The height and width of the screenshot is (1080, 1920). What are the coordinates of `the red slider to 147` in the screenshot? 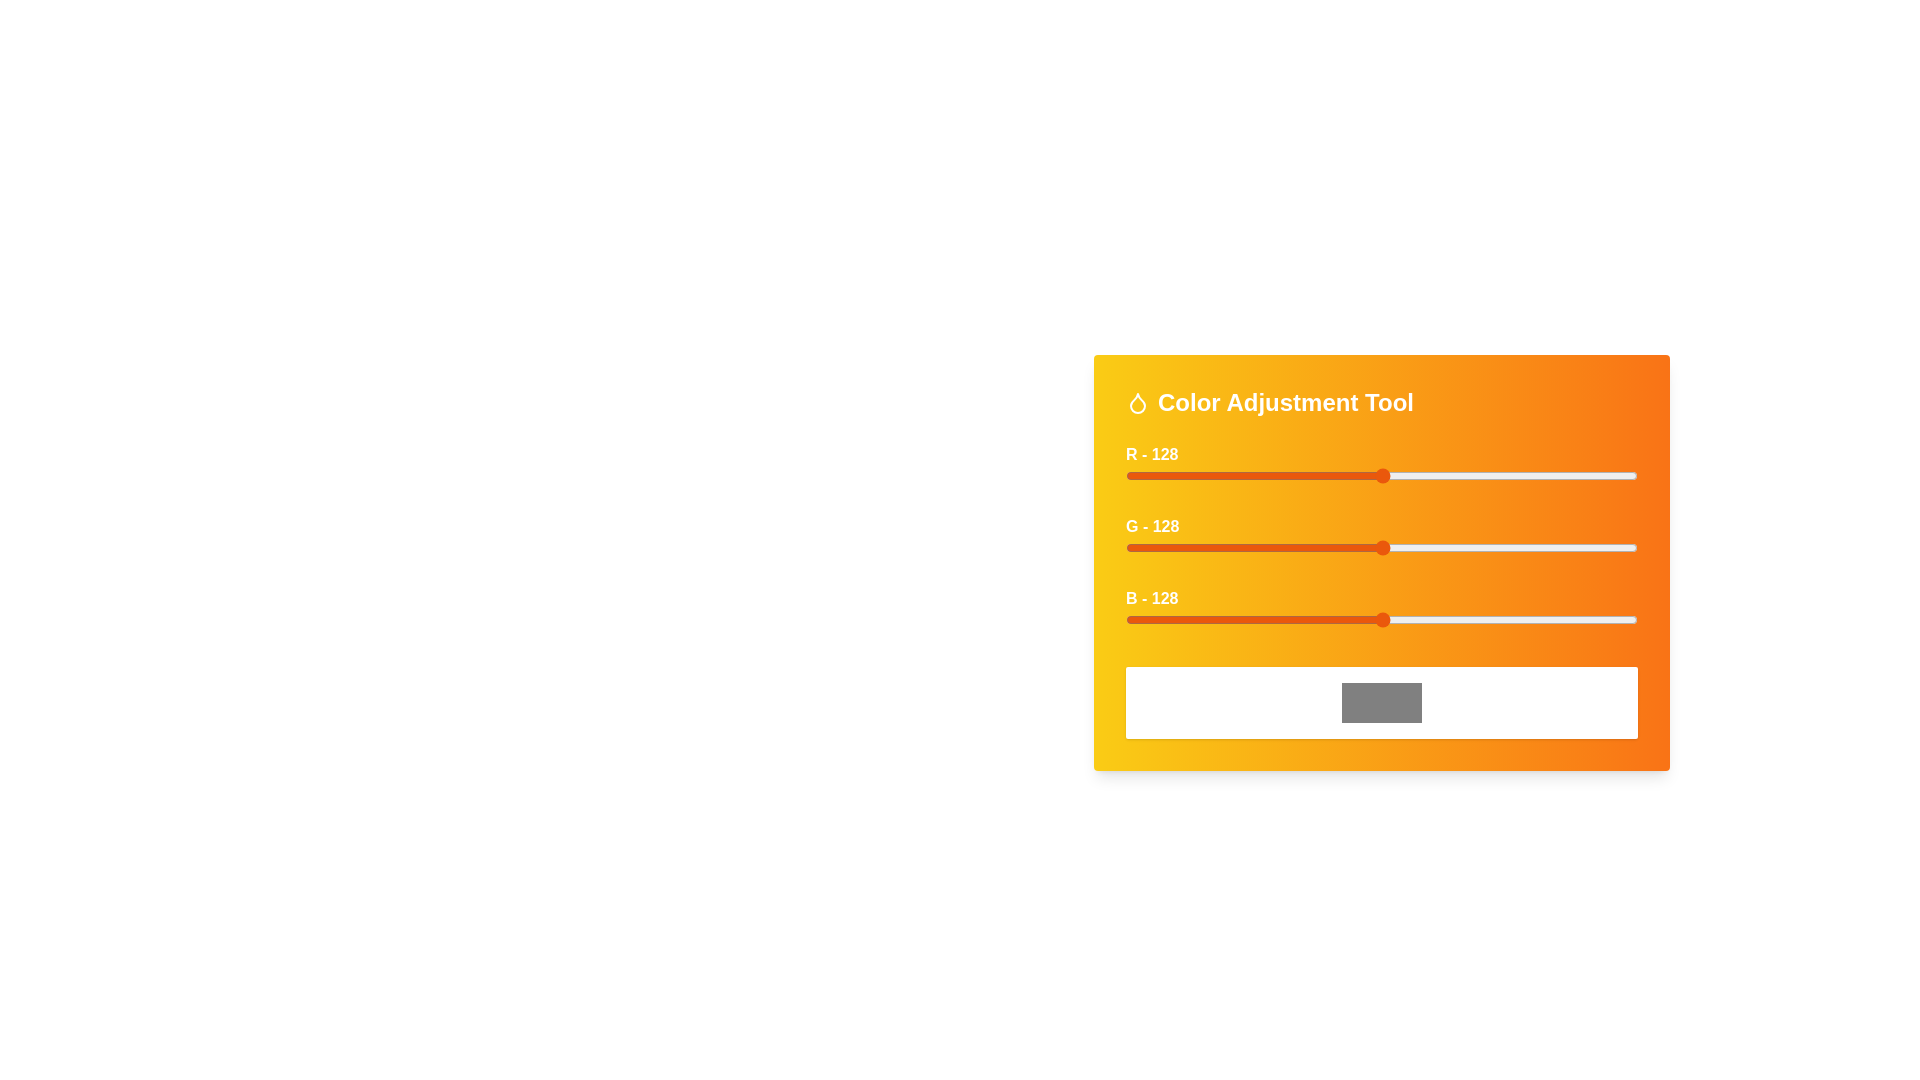 It's located at (1420, 475).